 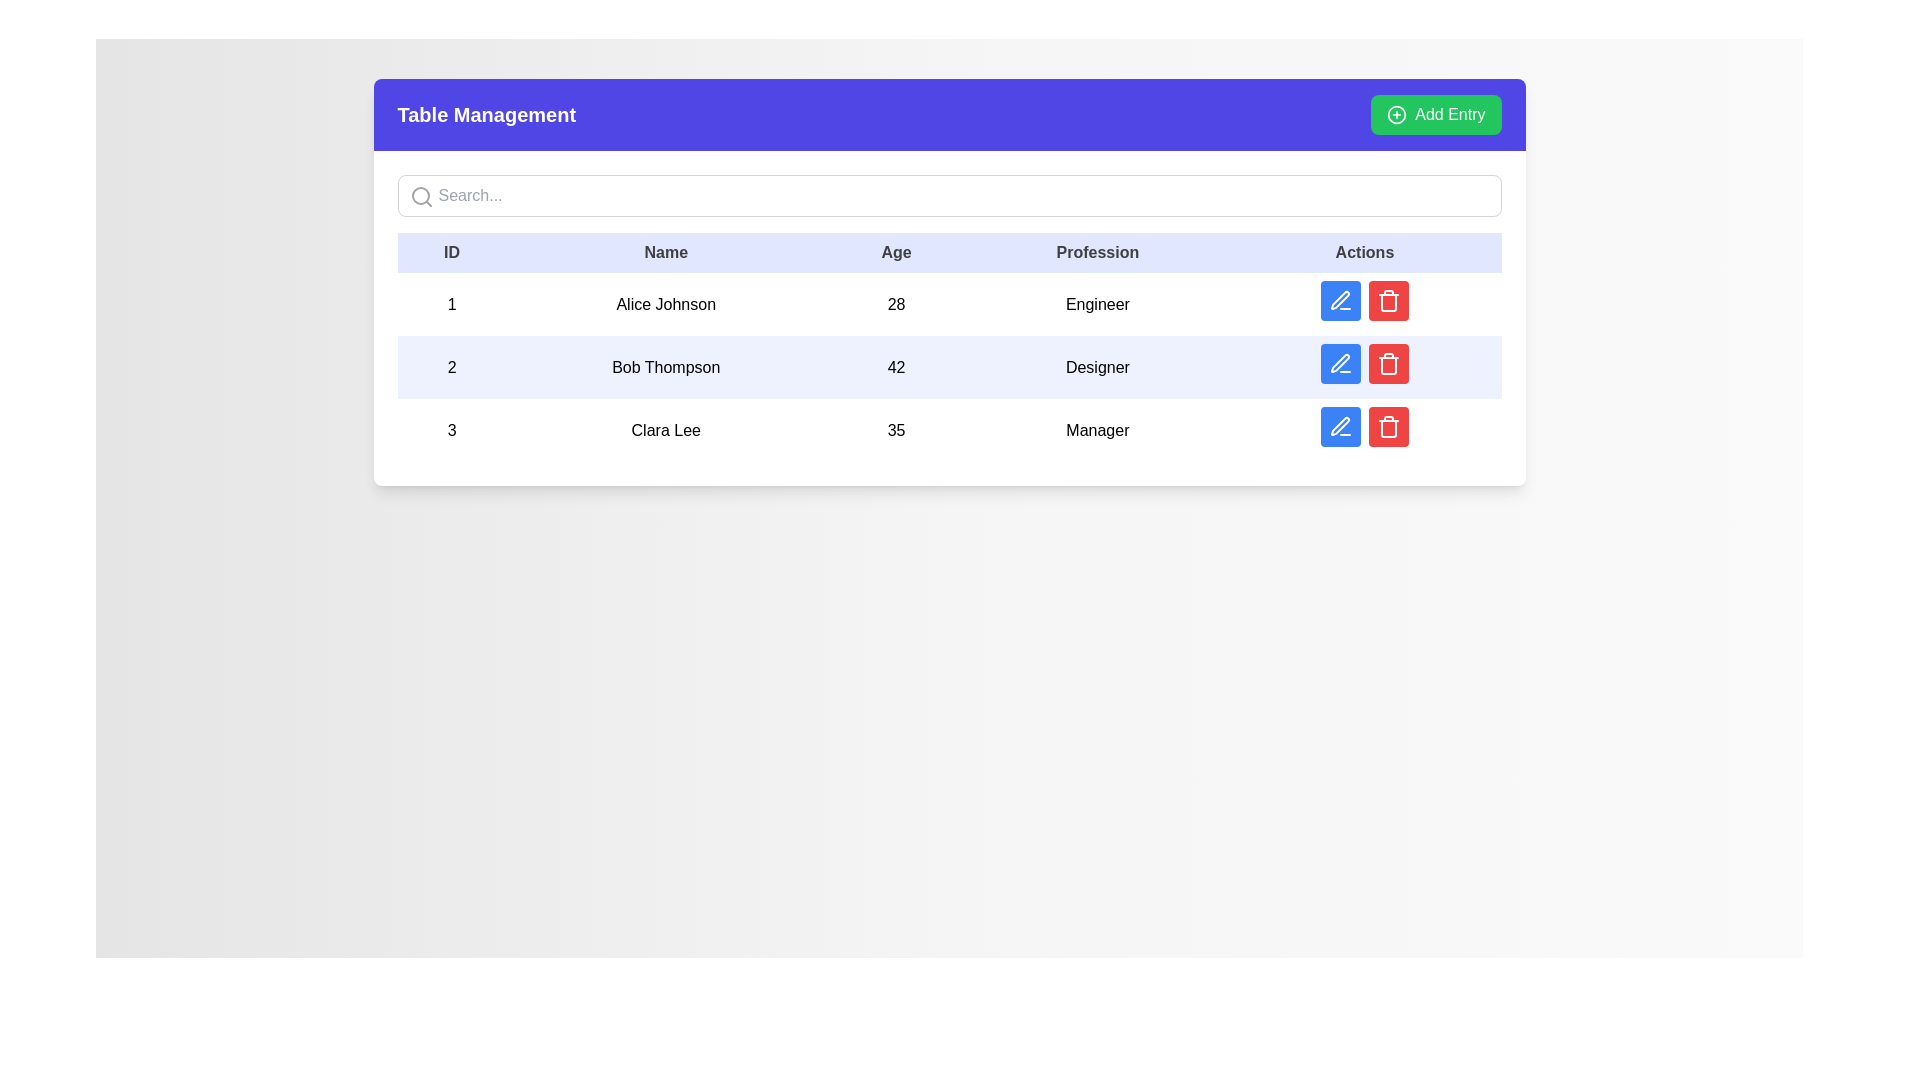 I want to click on the red delete button with a trash can icon in the 'Actions' column of the second row, so click(x=1387, y=363).